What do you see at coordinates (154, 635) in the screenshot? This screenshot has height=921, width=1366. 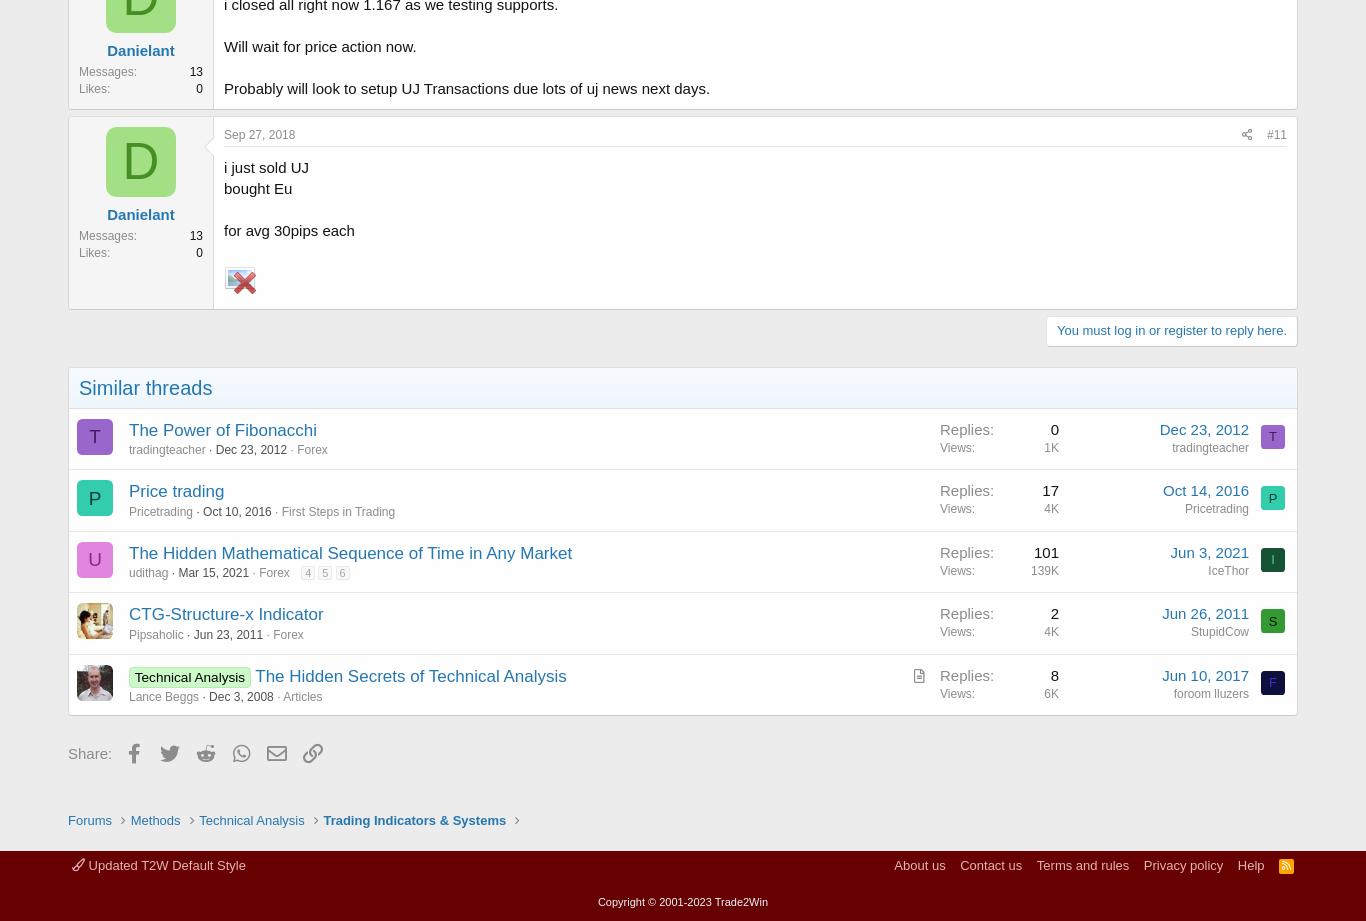 I see `'Pipsaholic'` at bounding box center [154, 635].